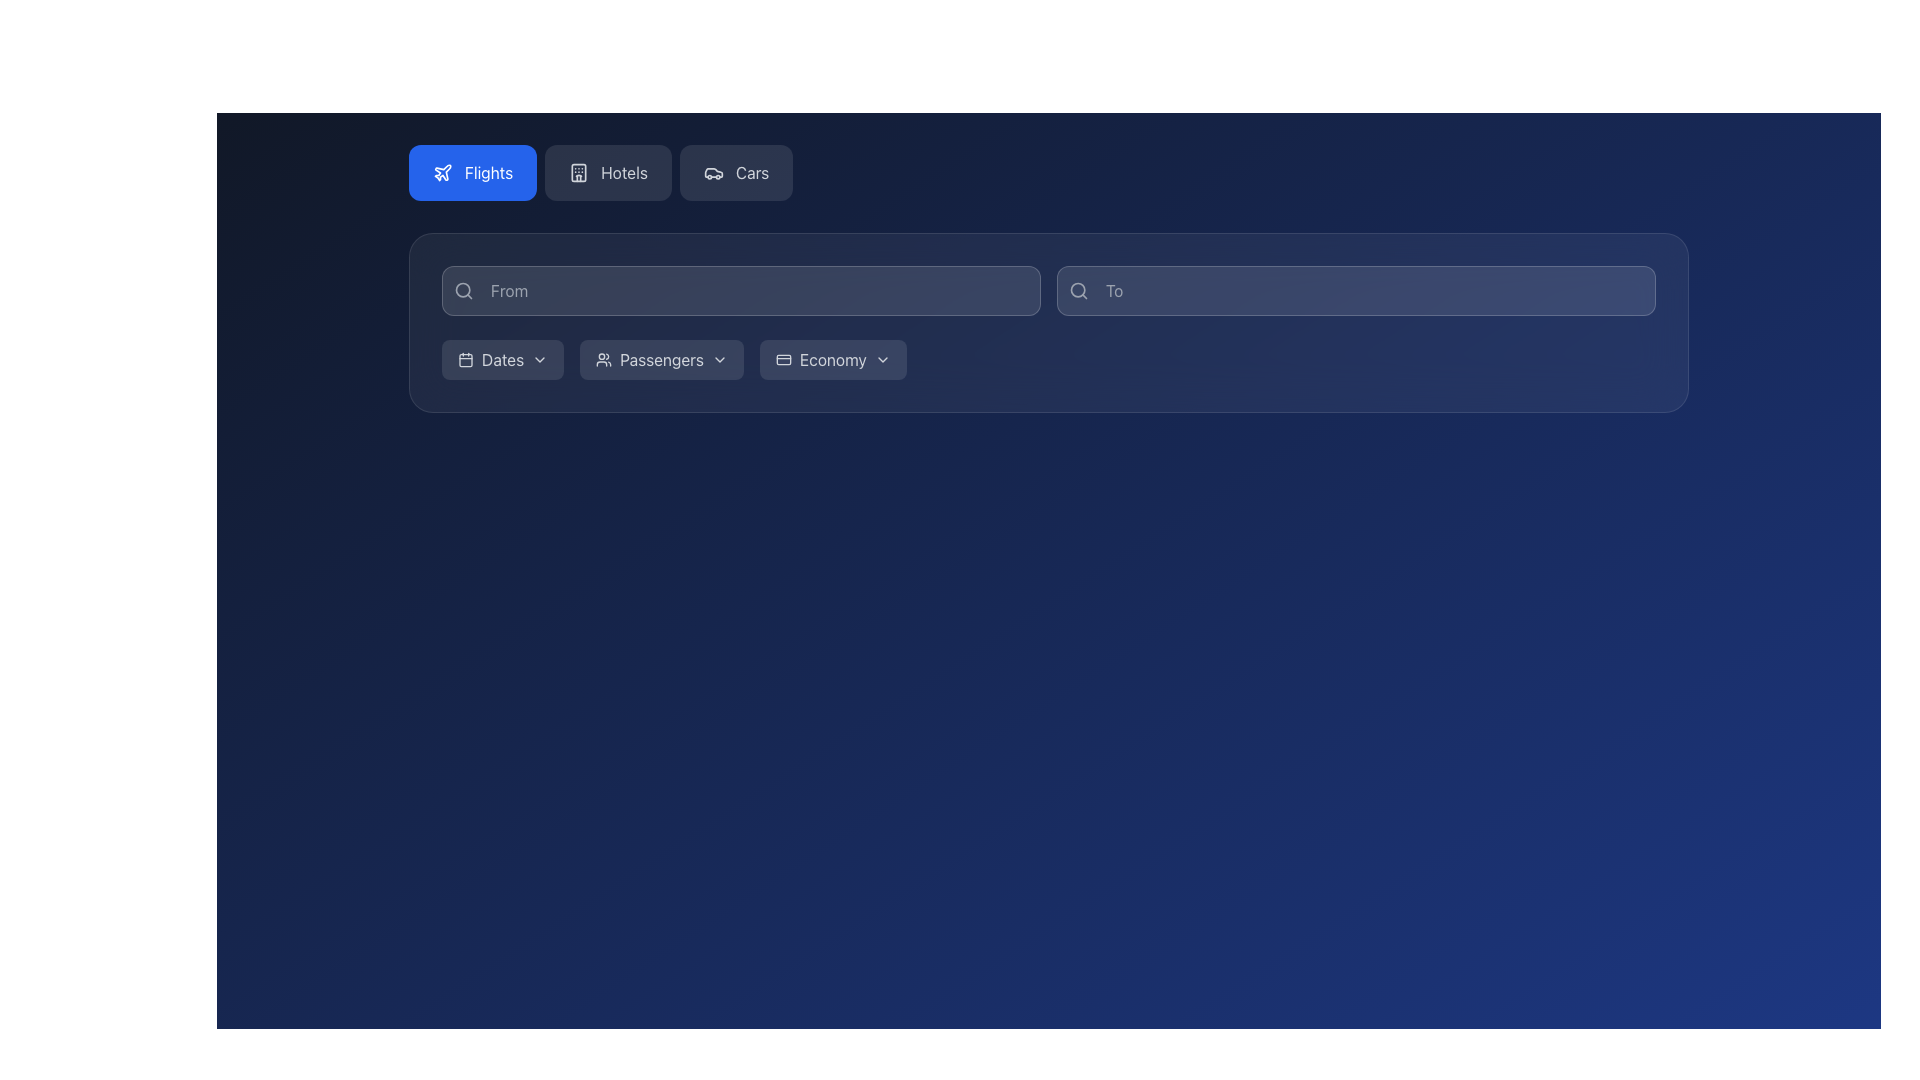 The height and width of the screenshot is (1080, 1920). What do you see at coordinates (833, 358) in the screenshot?
I see `the static text label indicating the selected travel class, which currently displays 'Economy'` at bounding box center [833, 358].